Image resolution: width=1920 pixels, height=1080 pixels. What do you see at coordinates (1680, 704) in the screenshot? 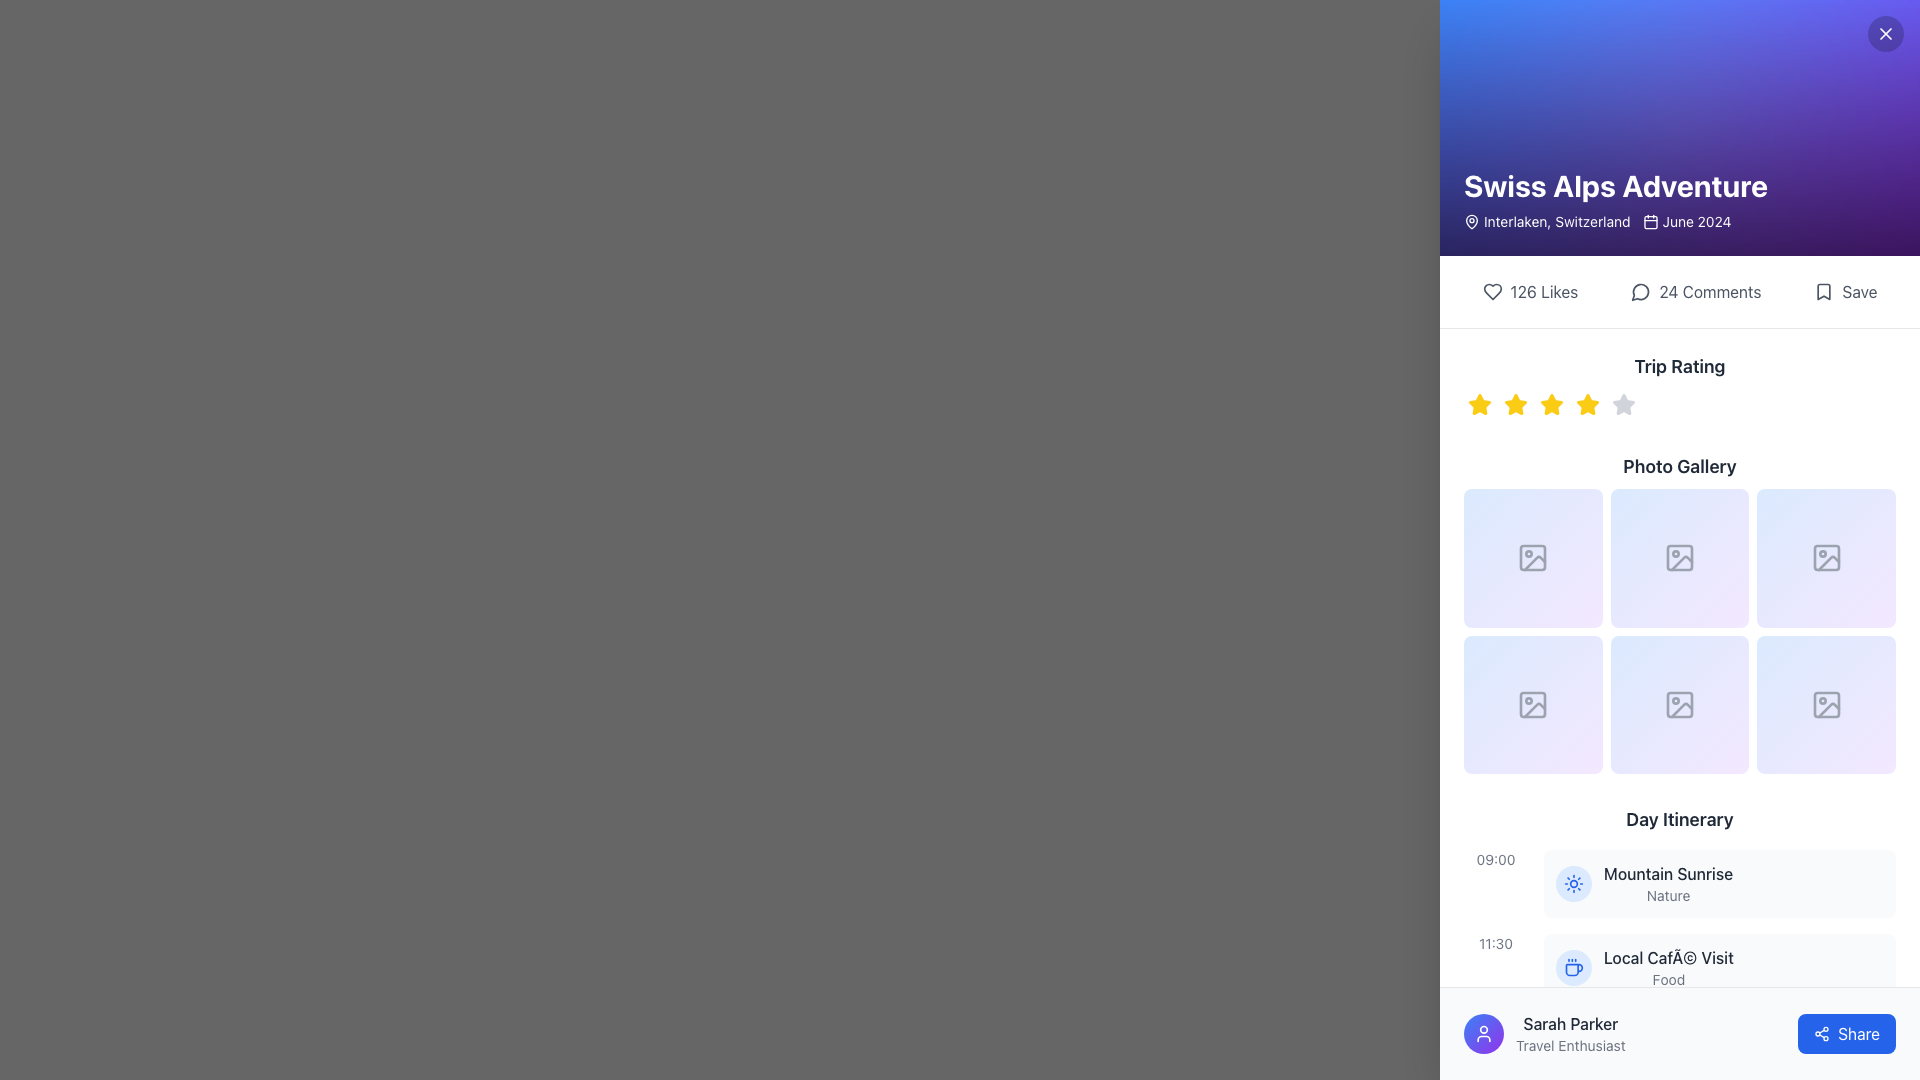
I see `the small square with rounded corners that serves as a placeholder for image content located in the 'Photo Gallery' section, specifically in the fourth position of the 3x2 grid` at bounding box center [1680, 704].